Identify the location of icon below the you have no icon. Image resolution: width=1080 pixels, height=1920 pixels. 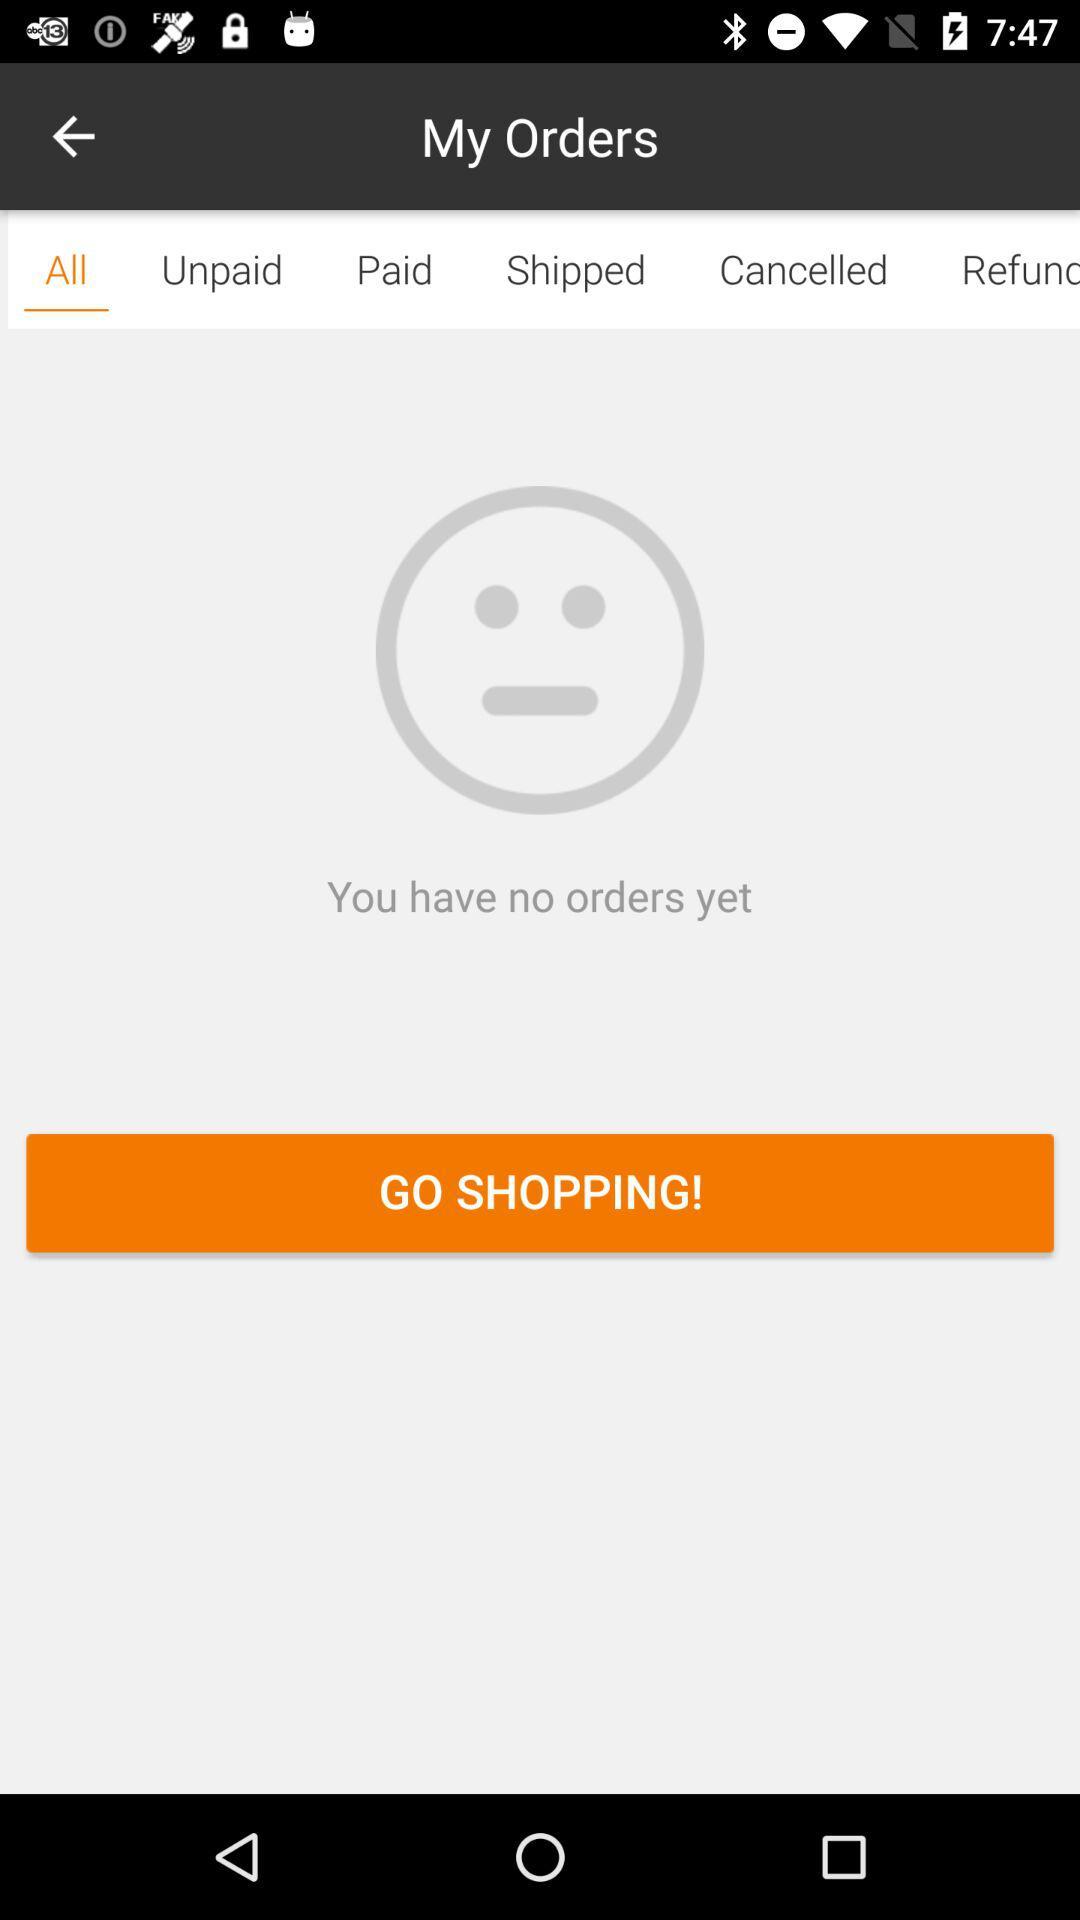
(540, 1193).